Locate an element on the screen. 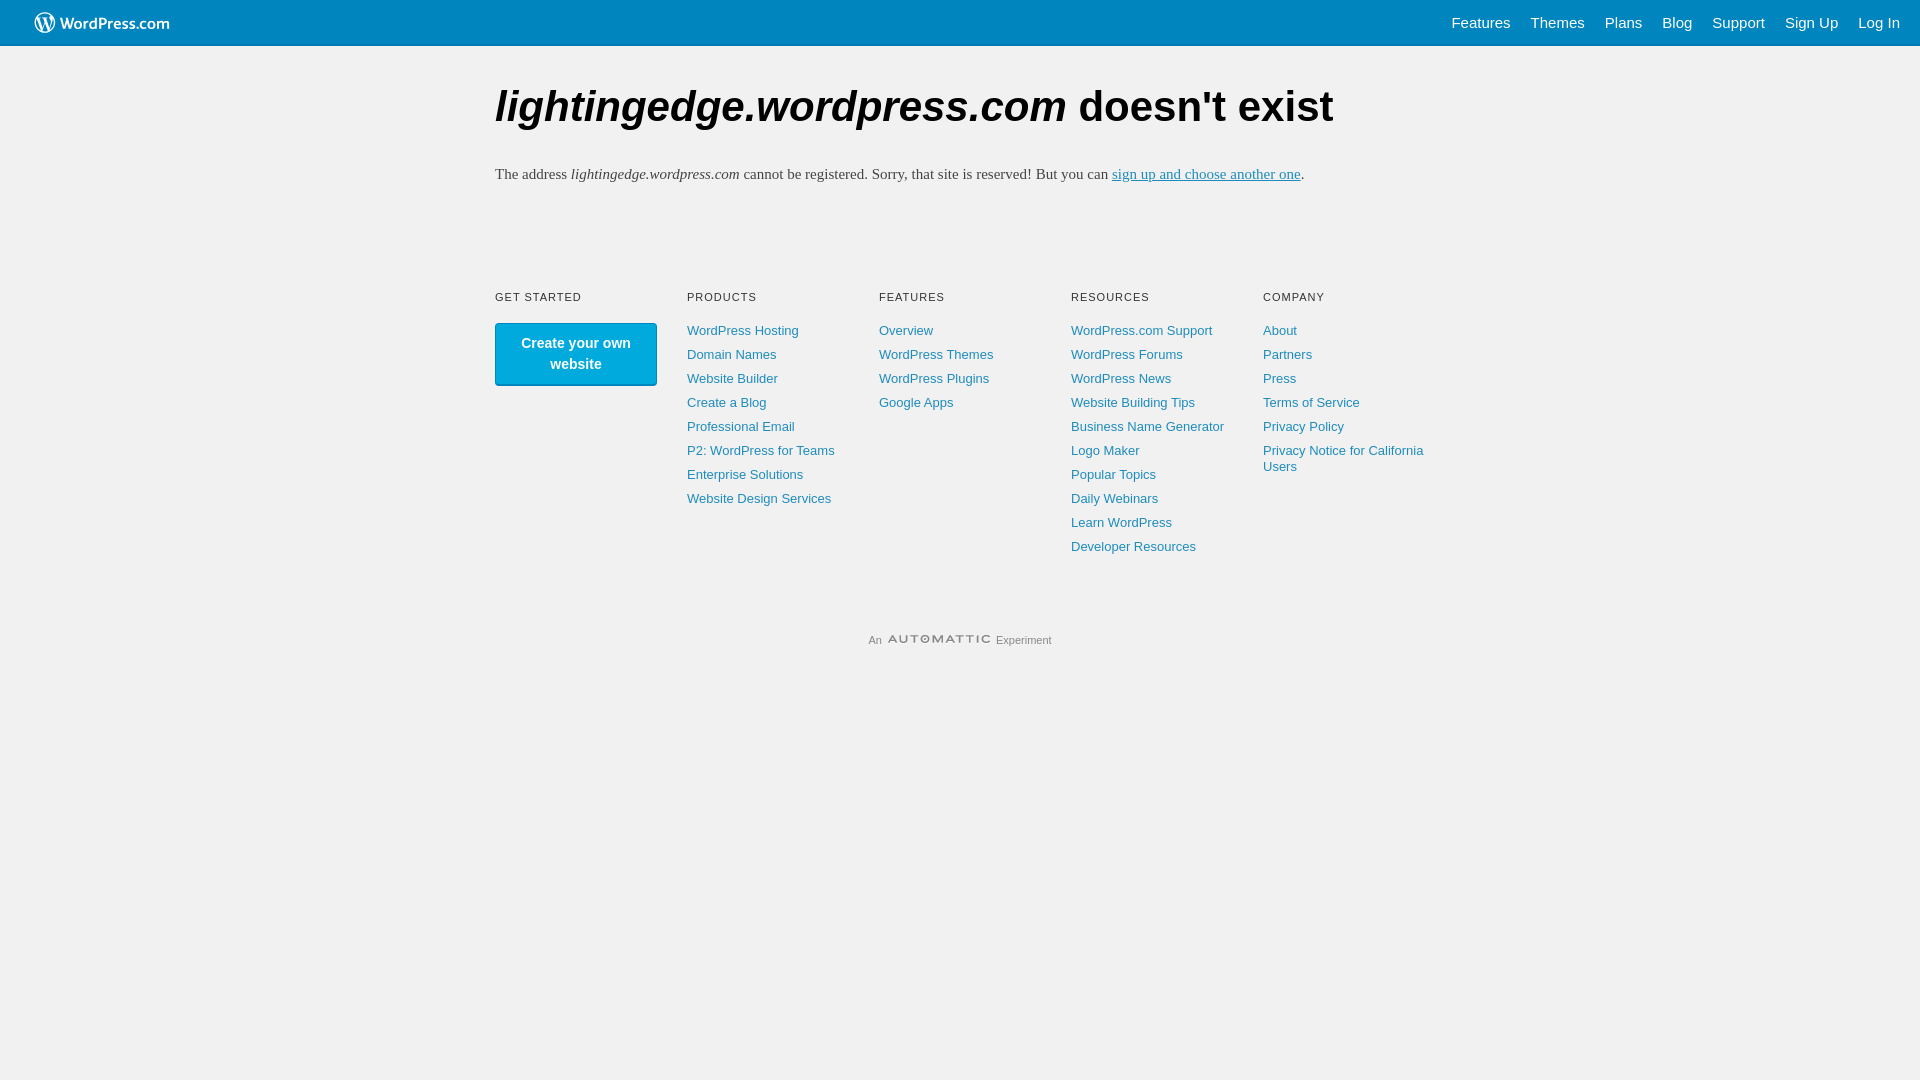  'Log In' is located at coordinates (1877, 23).